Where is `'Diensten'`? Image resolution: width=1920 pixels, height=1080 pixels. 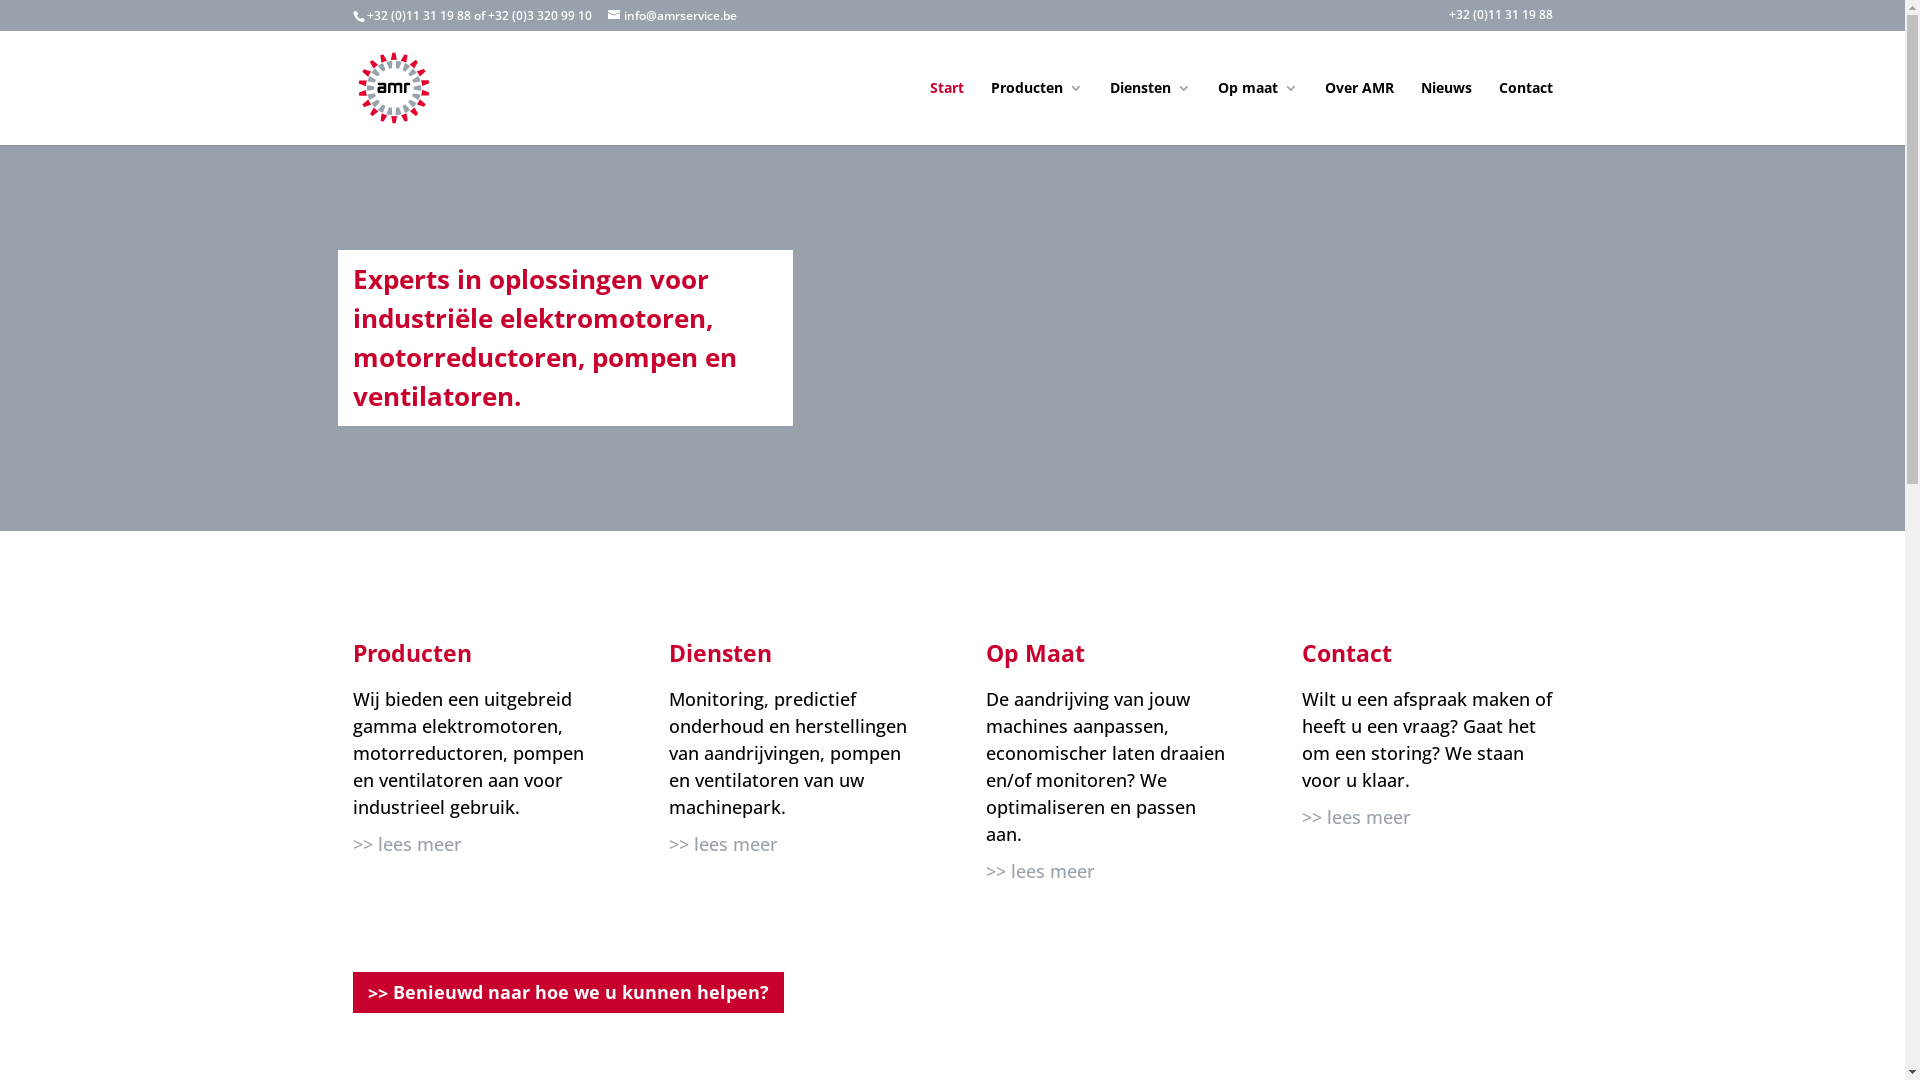
'Diensten' is located at coordinates (1150, 112).